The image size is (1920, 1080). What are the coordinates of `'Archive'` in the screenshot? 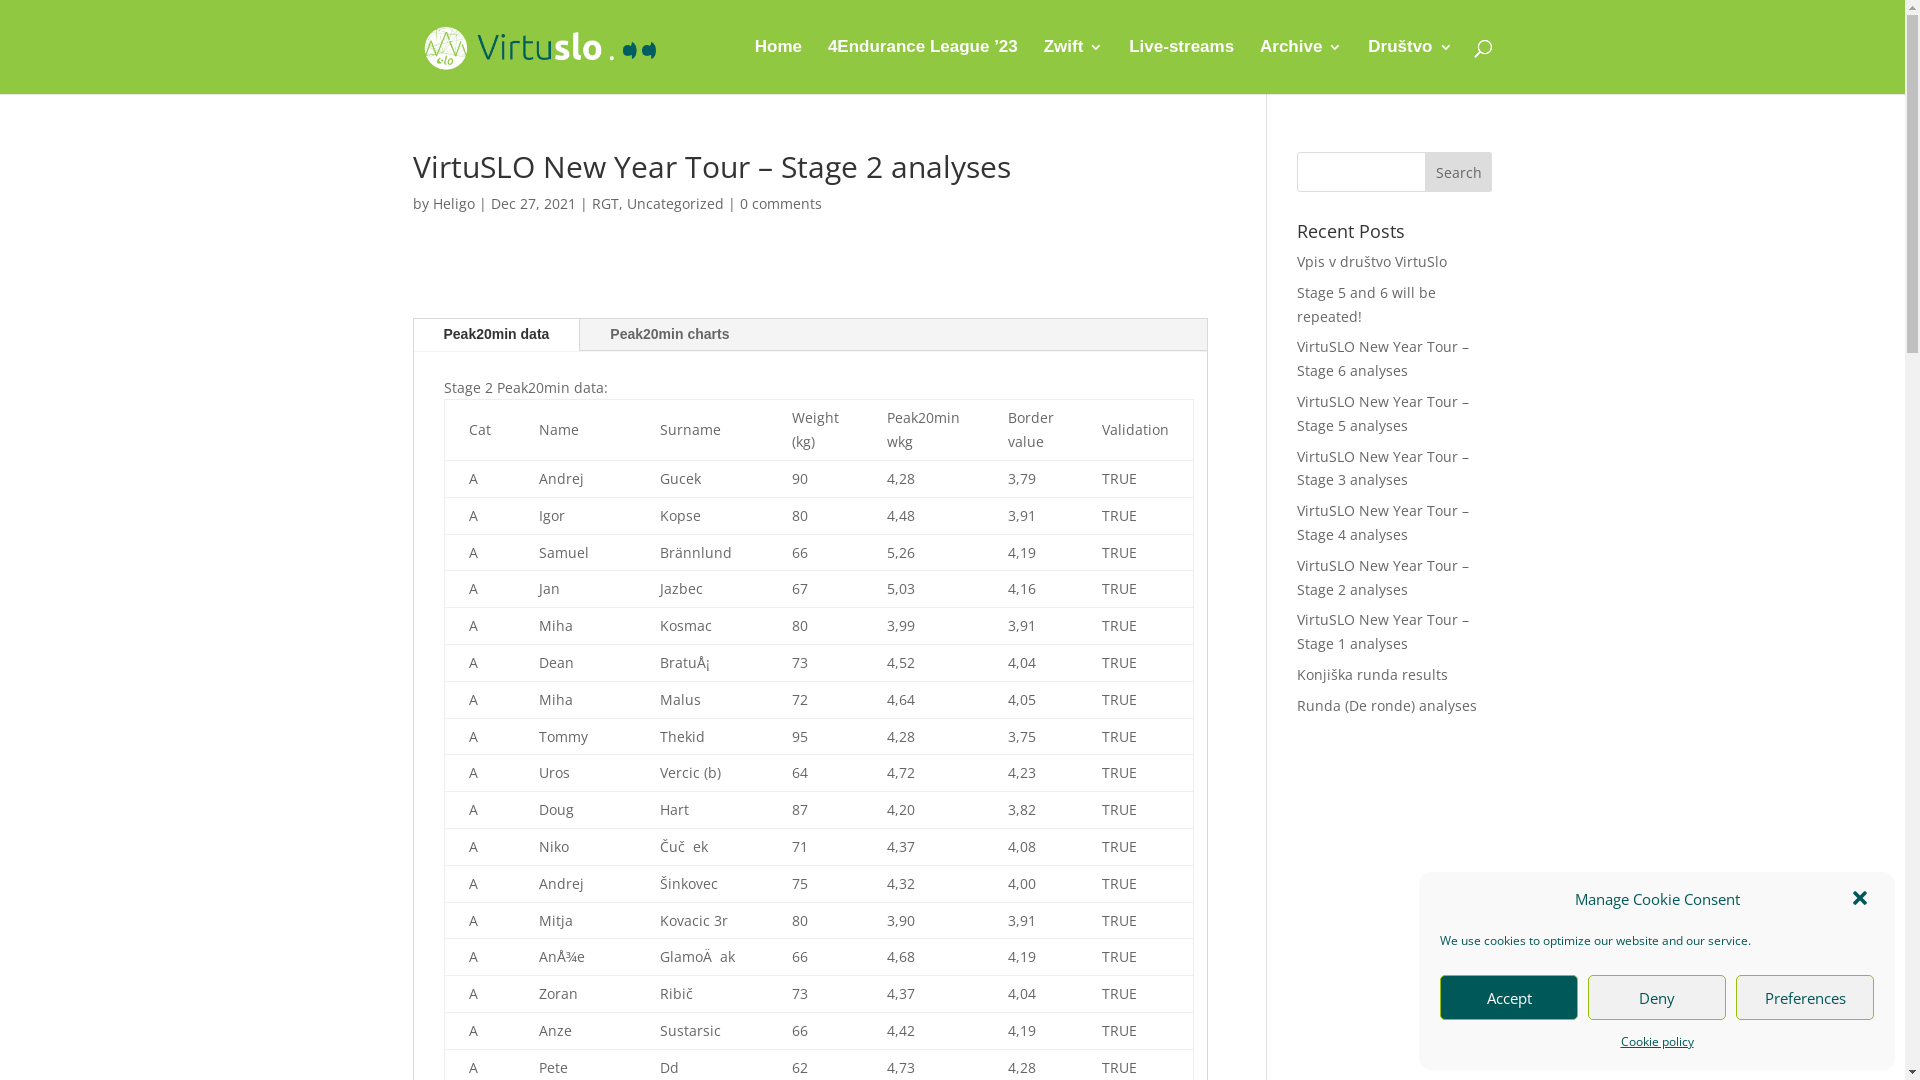 It's located at (1300, 65).